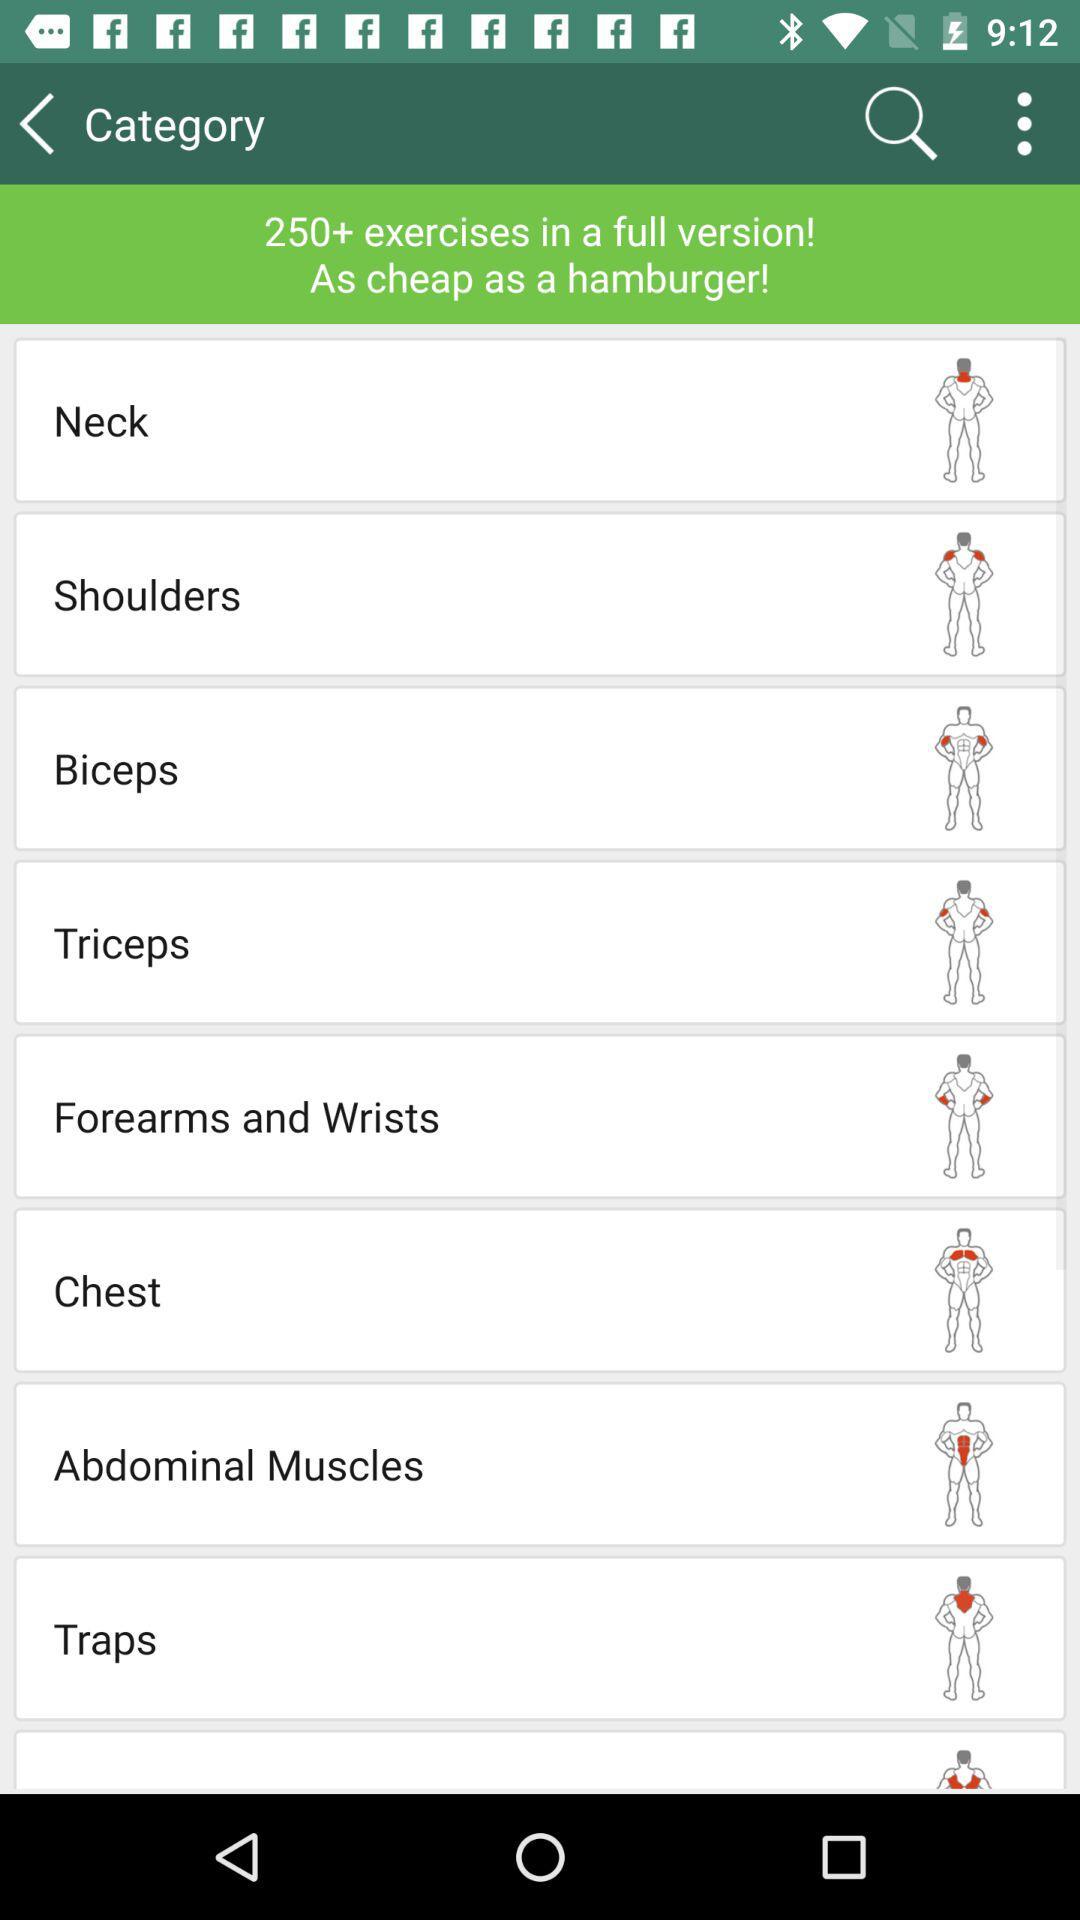 The image size is (1080, 1920). What do you see at coordinates (457, 1464) in the screenshot?
I see `abdominal muscles icon` at bounding box center [457, 1464].